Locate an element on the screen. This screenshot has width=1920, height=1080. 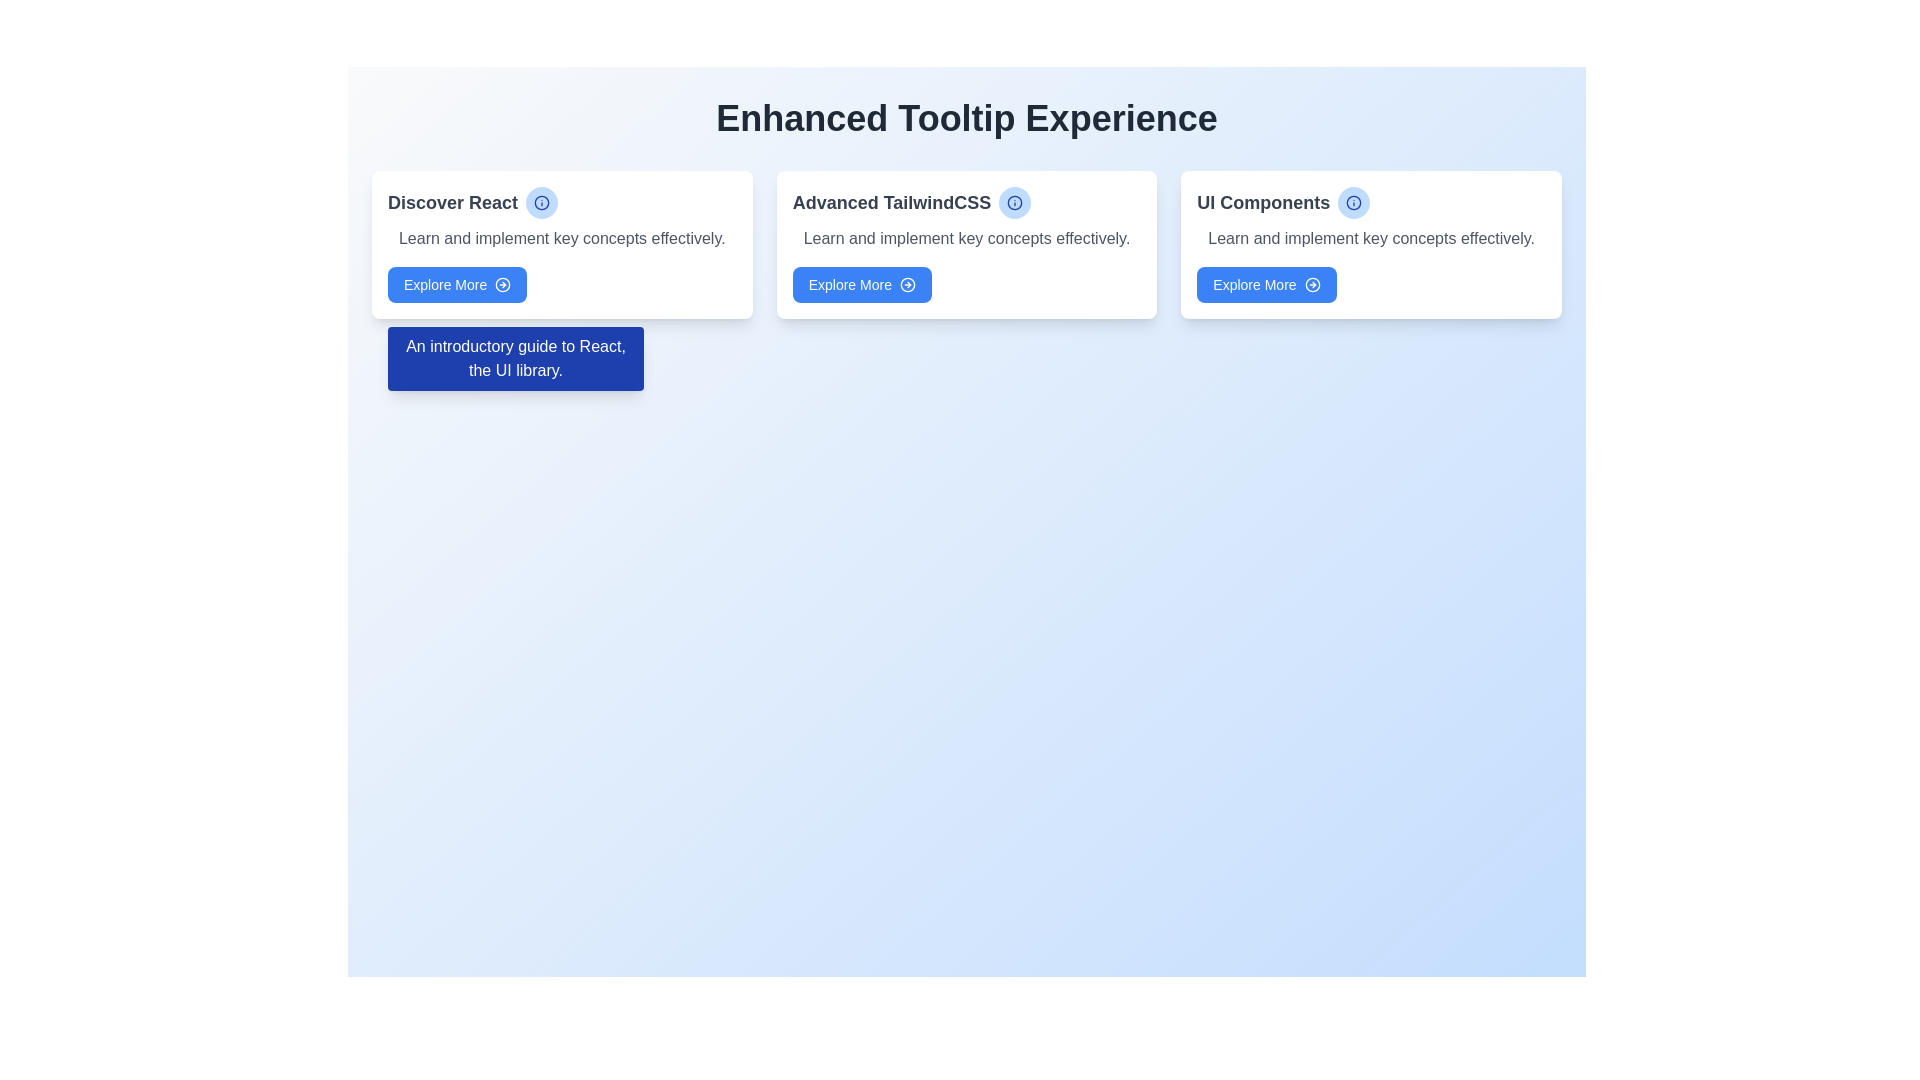
the information icon located at the top right corner of the 'UI Components' card is located at coordinates (1354, 203).